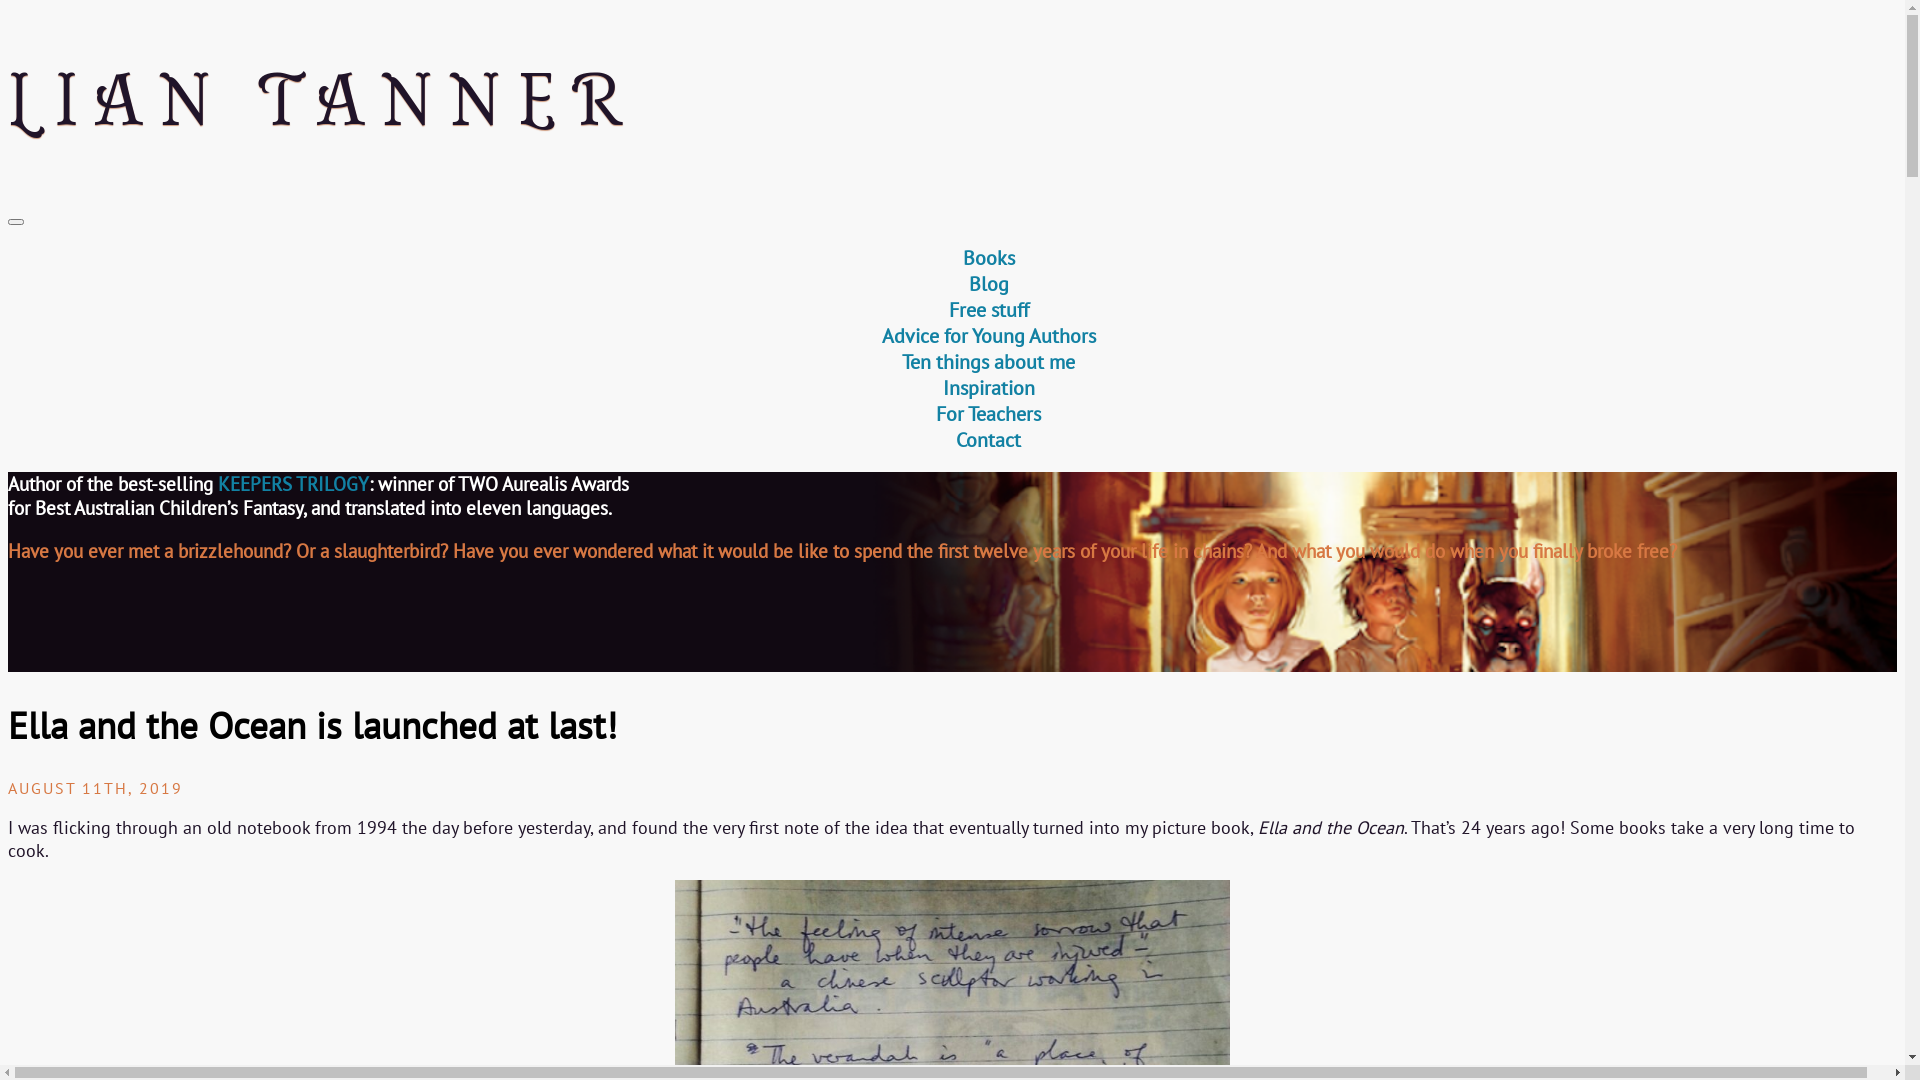  Describe the element at coordinates (988, 257) in the screenshot. I see `'Books'` at that location.